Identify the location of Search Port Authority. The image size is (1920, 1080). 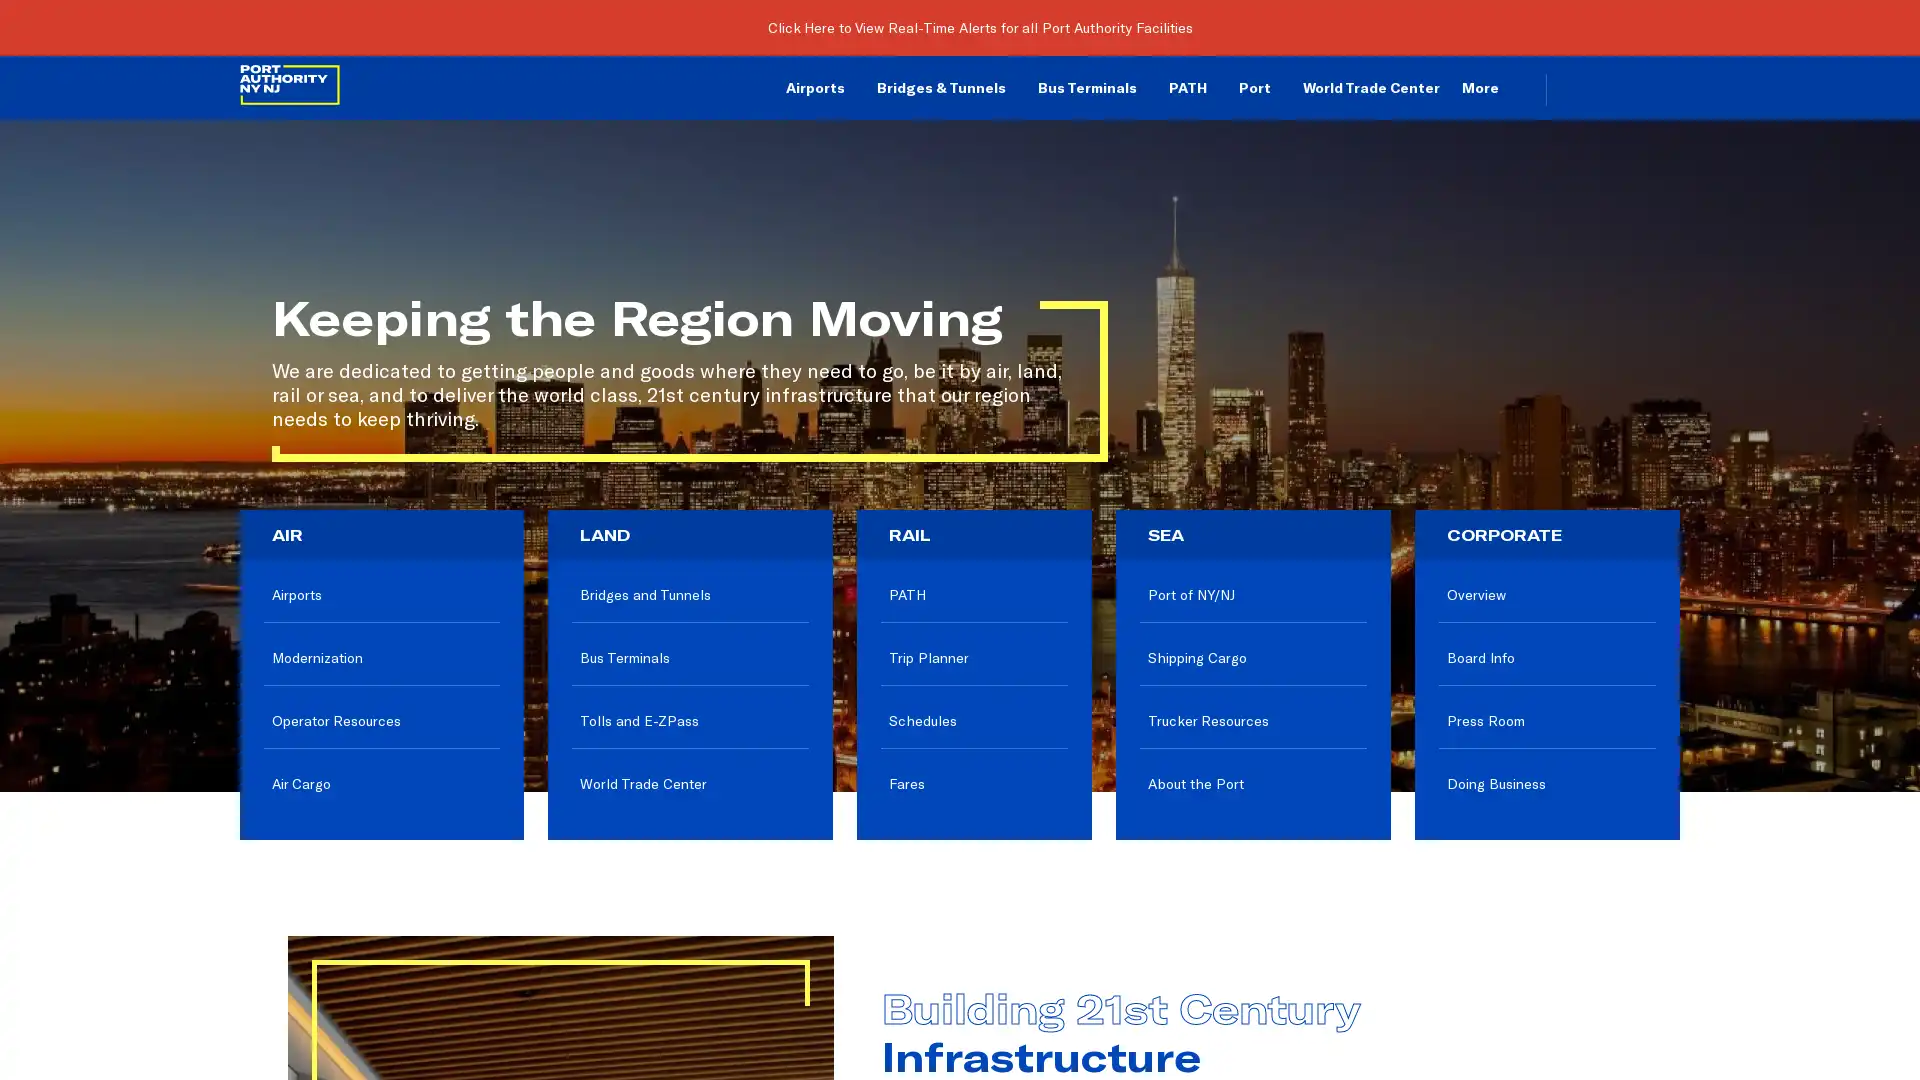
(1657, 87).